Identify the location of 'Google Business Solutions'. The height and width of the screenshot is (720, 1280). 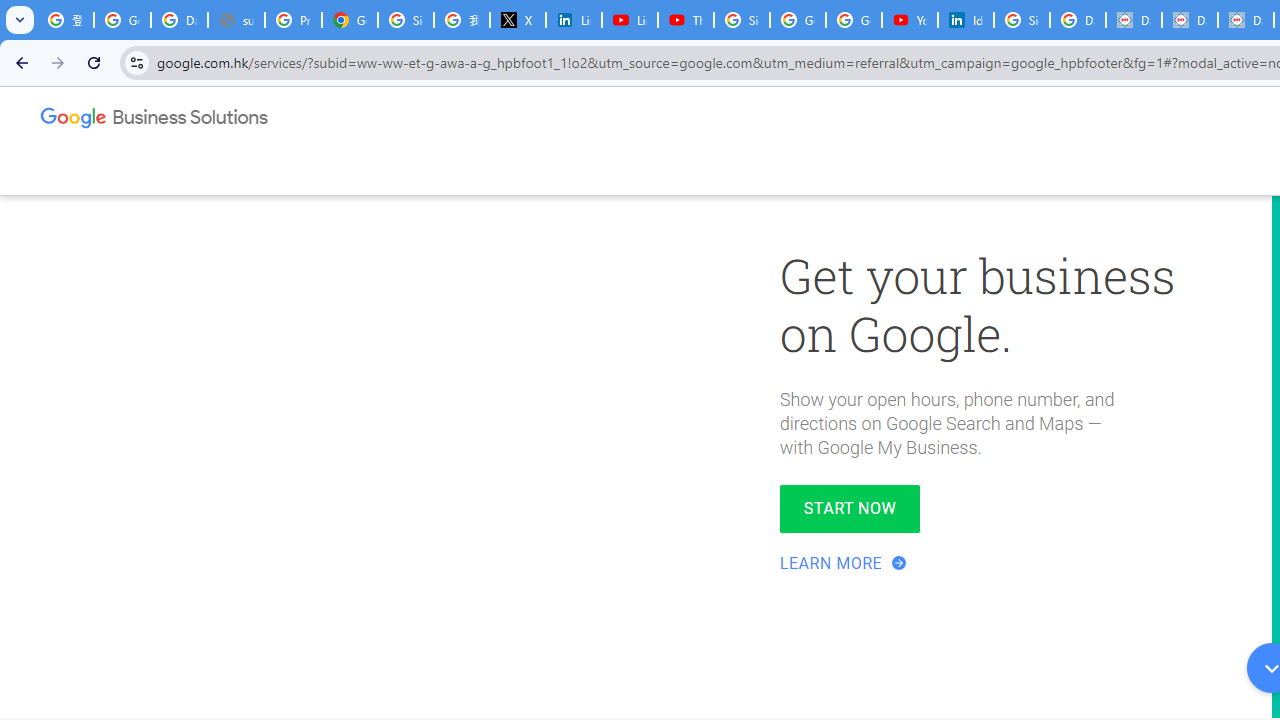
(154, 121).